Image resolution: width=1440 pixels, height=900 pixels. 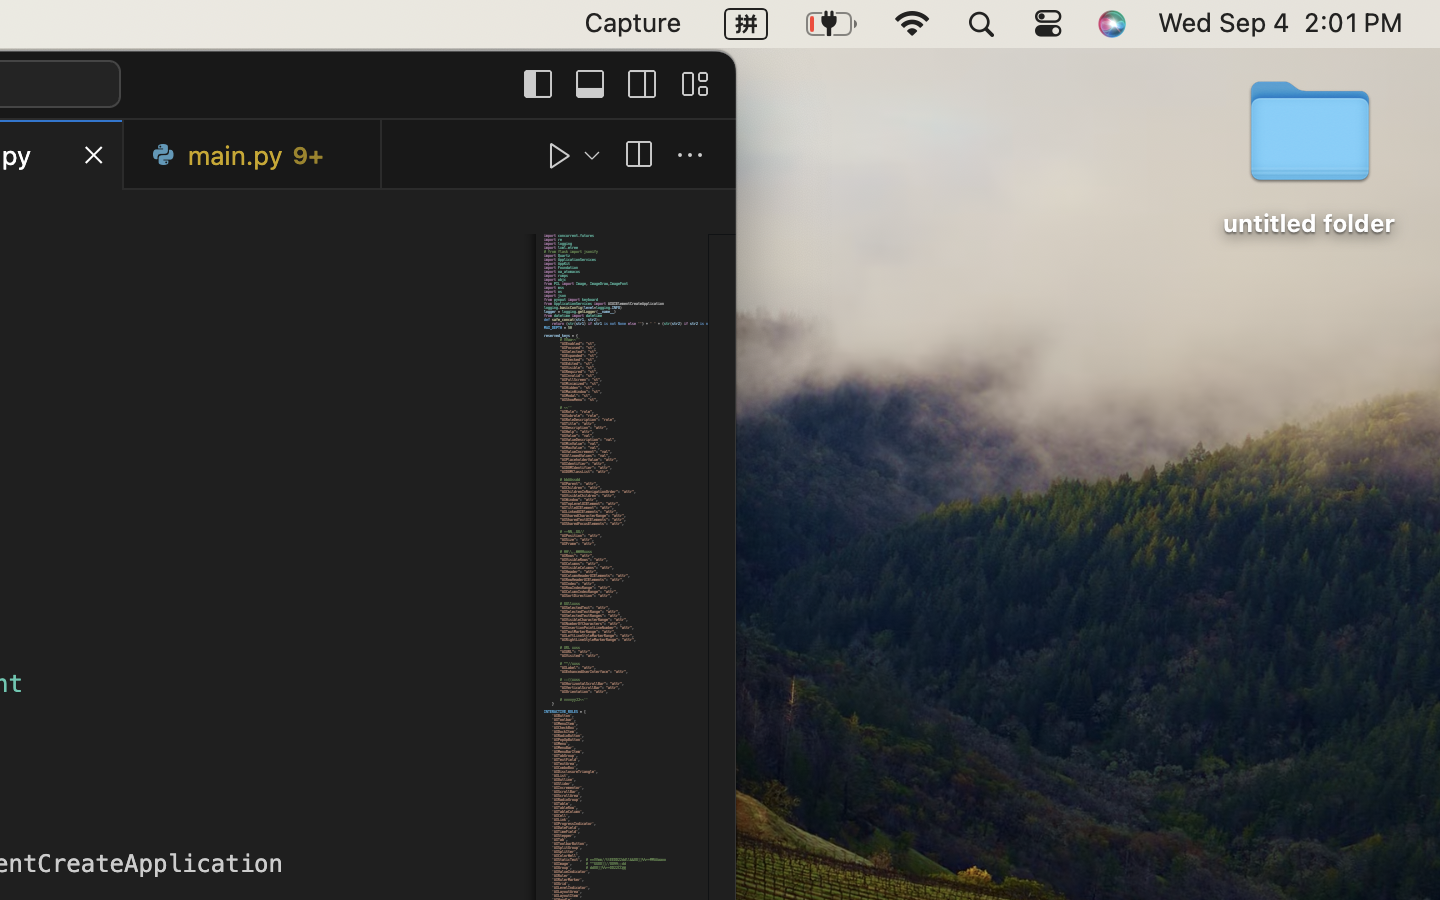 I want to click on '', so click(x=637, y=155).